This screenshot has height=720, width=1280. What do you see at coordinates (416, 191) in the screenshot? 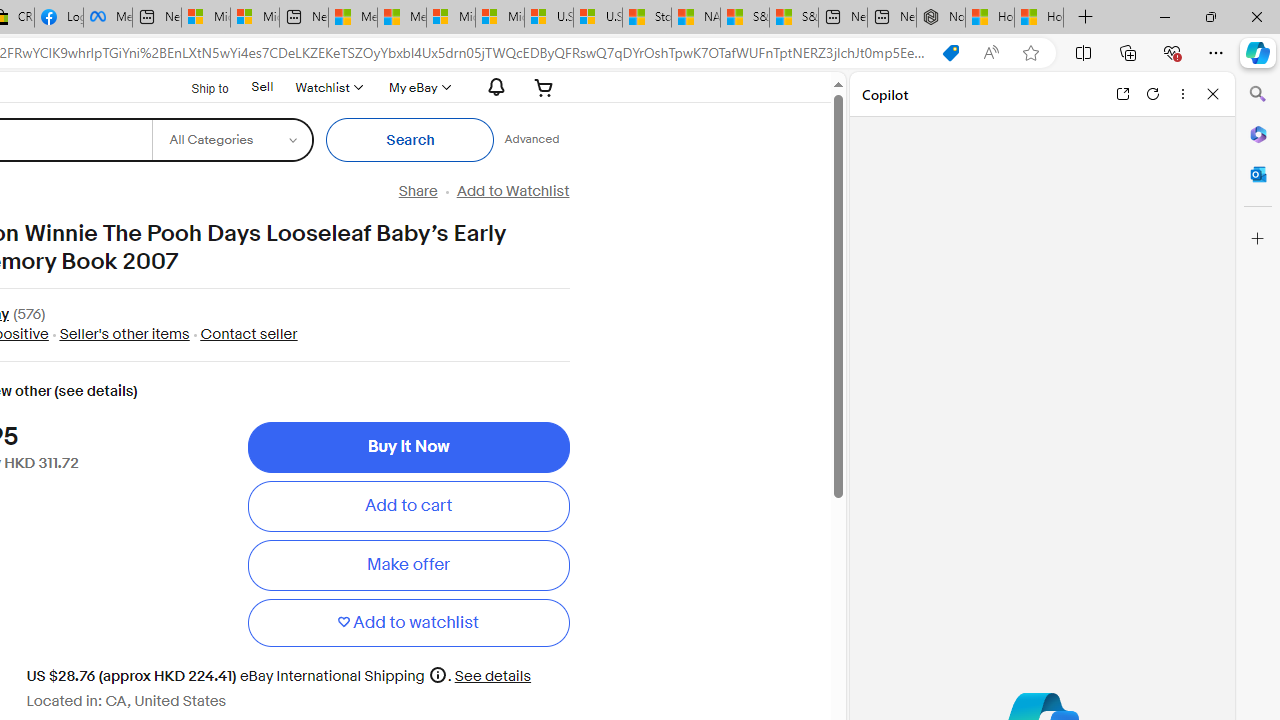
I see `'Share'` at bounding box center [416, 191].